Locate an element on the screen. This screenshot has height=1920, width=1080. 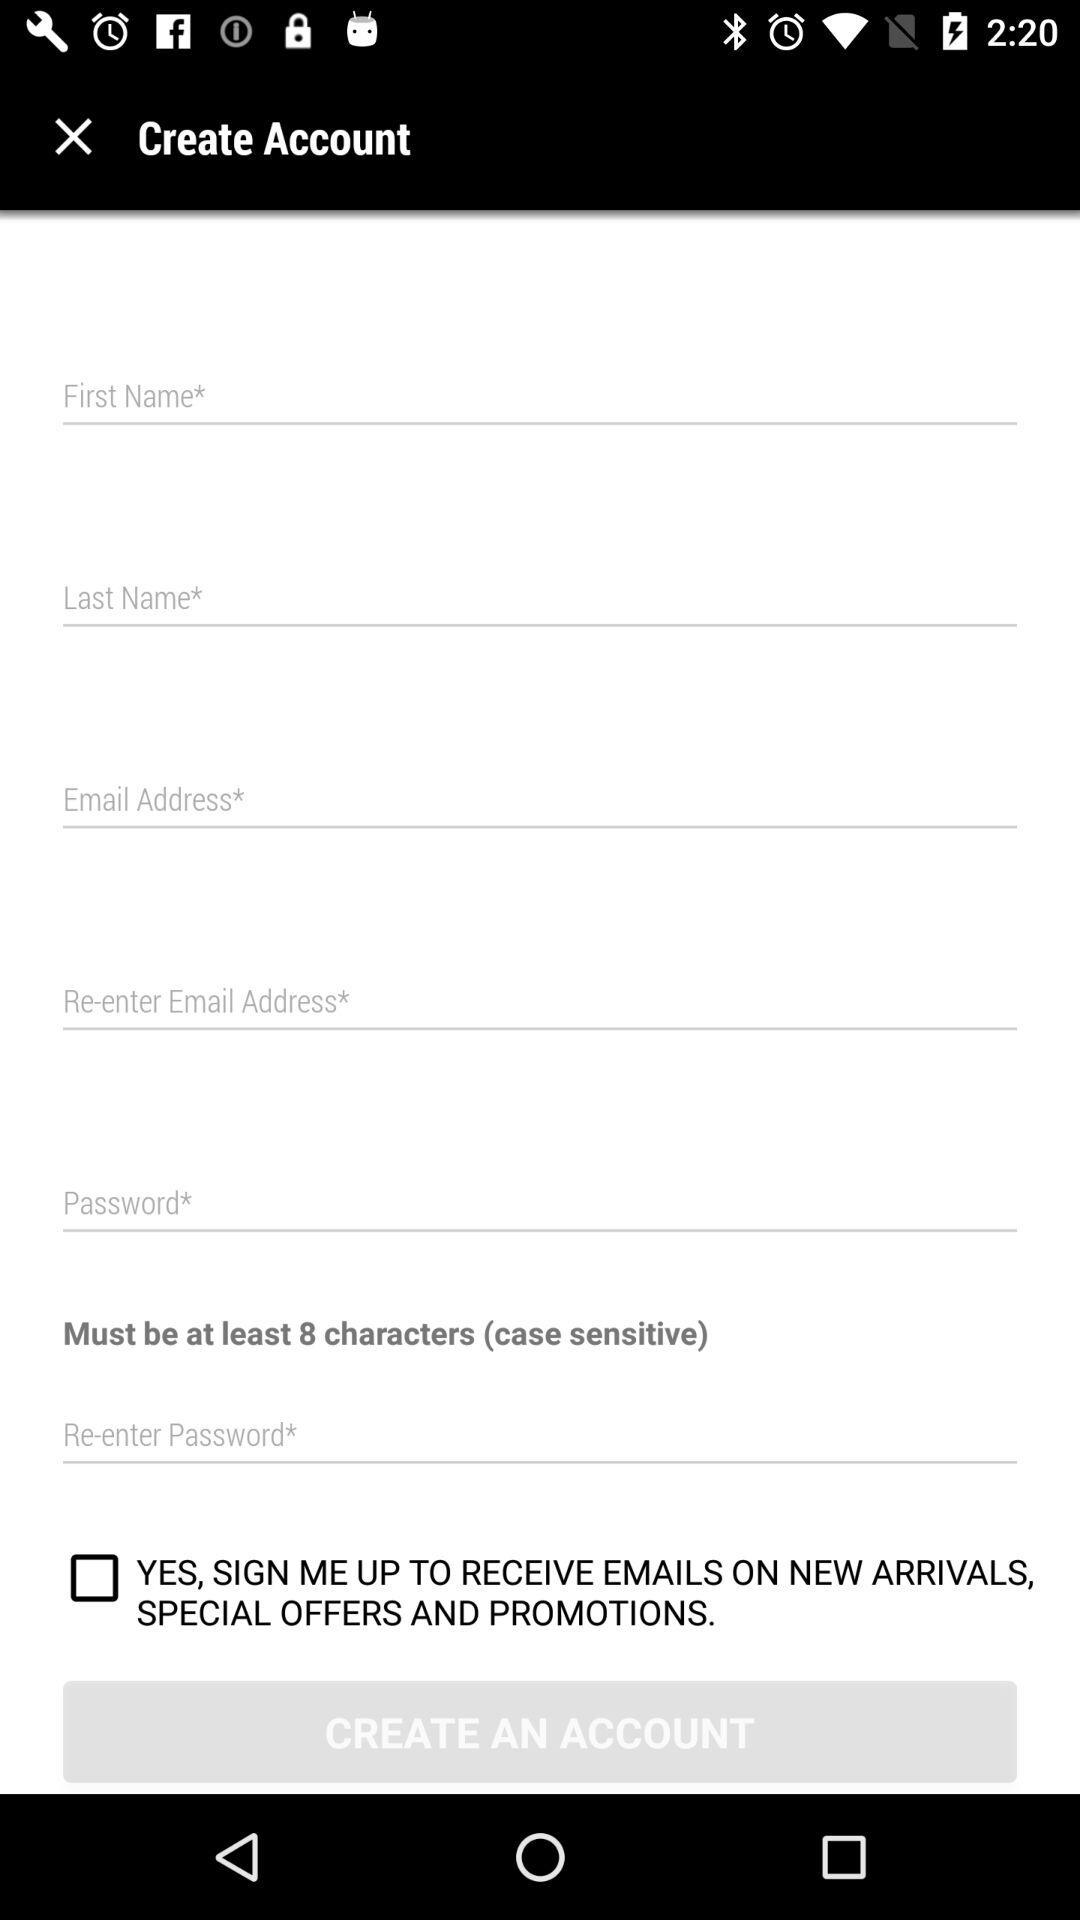
sign up is located at coordinates (94, 1580).